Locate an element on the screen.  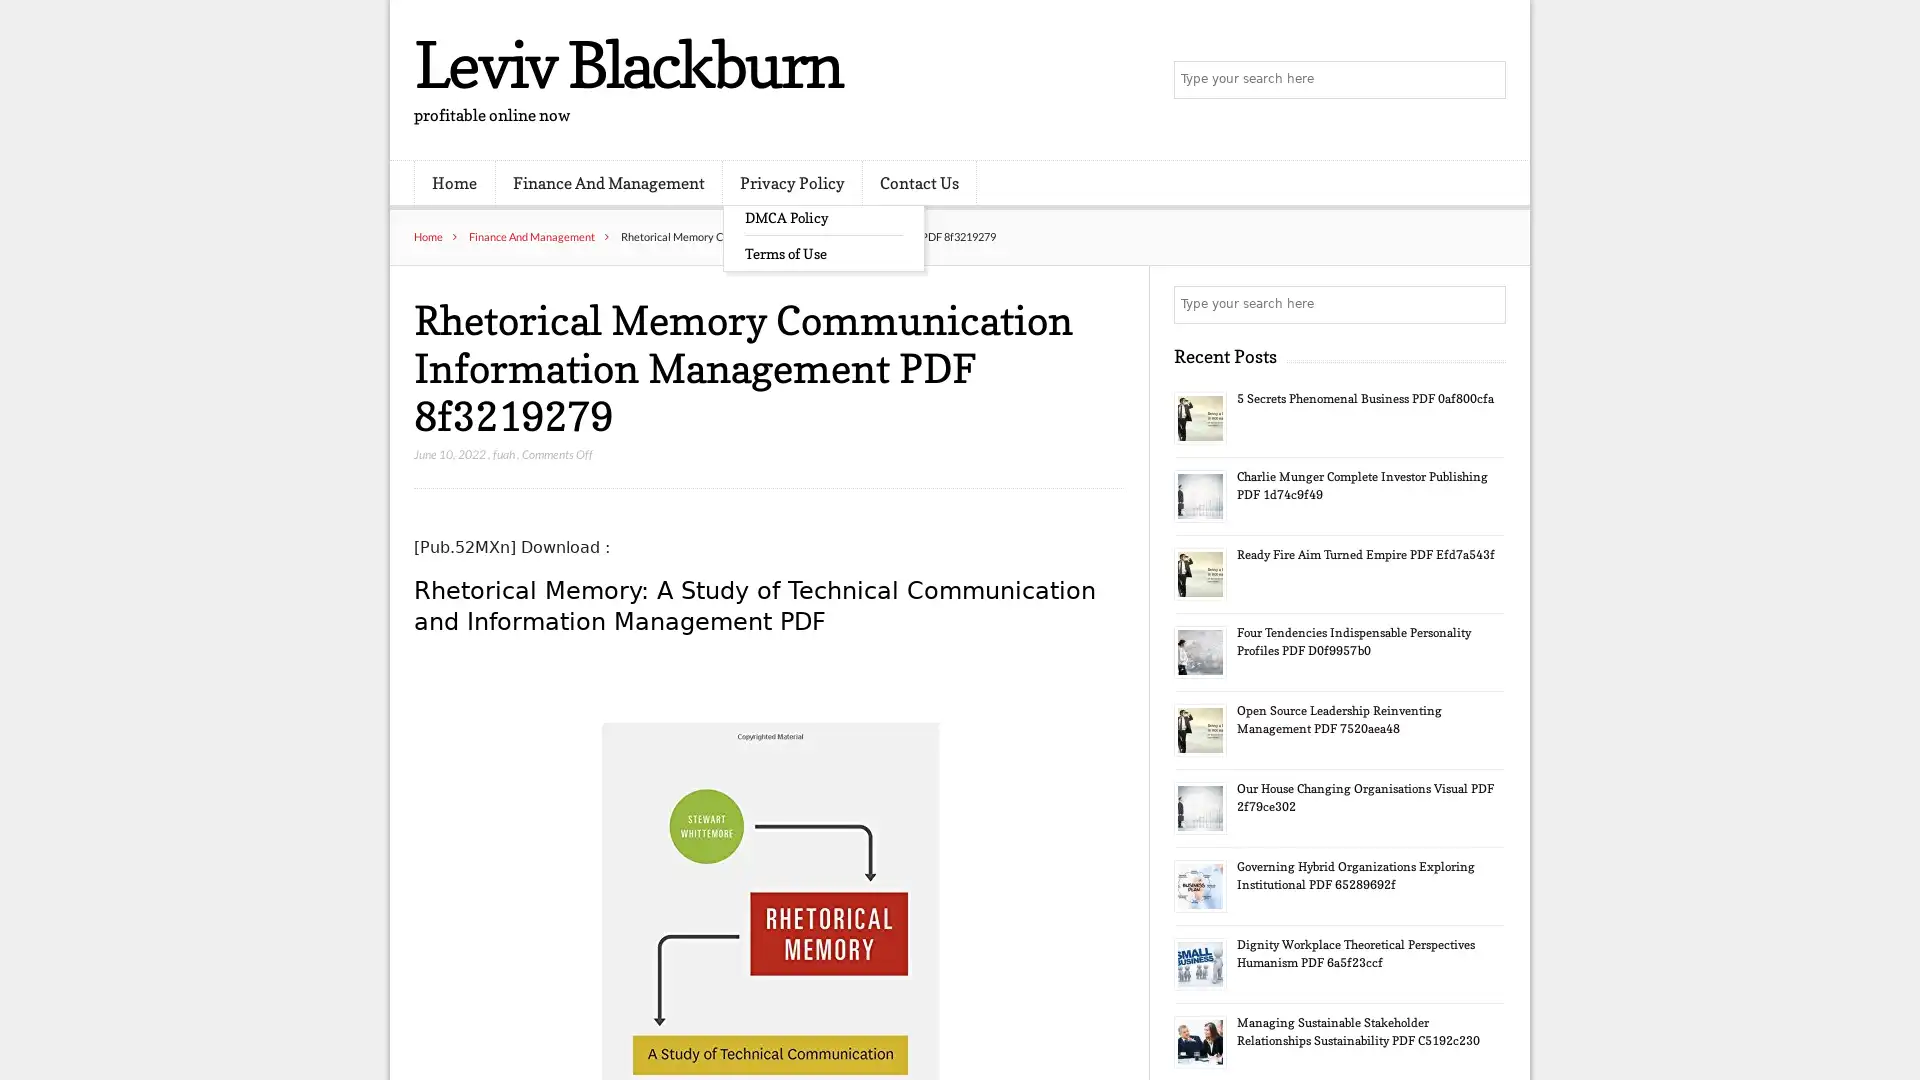
Search is located at coordinates (1485, 304).